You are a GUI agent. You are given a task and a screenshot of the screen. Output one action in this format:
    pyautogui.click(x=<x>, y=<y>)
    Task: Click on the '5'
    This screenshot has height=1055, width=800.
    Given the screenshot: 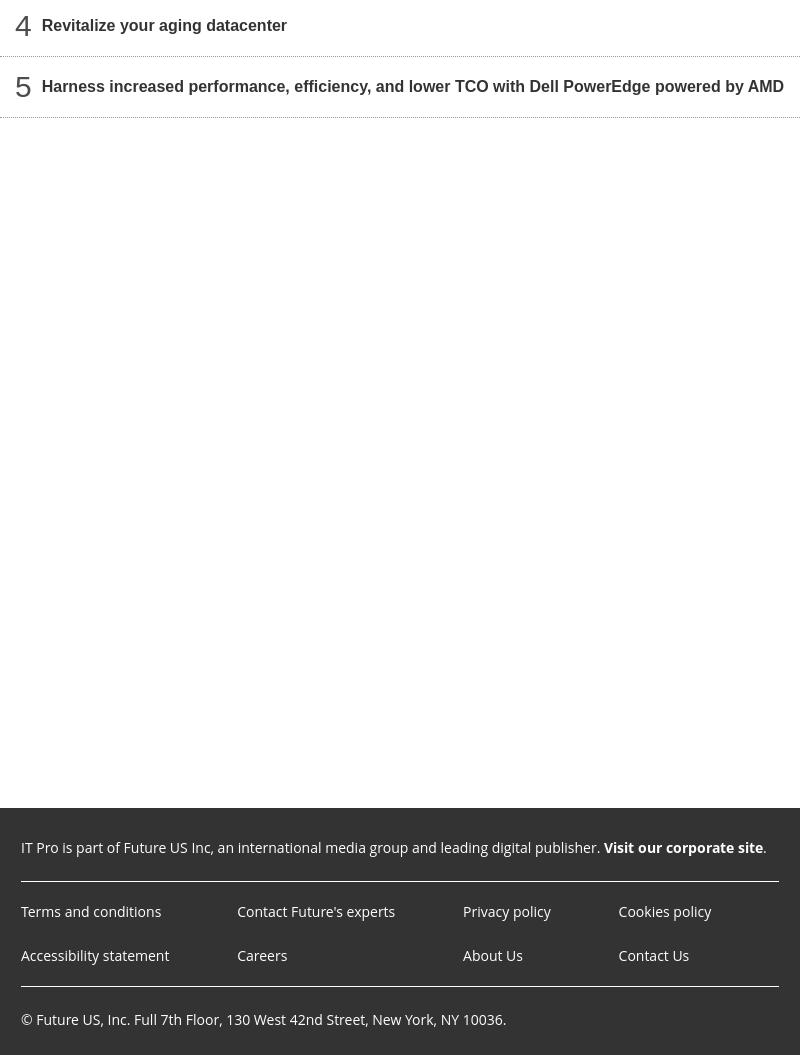 What is the action you would take?
    pyautogui.click(x=22, y=85)
    